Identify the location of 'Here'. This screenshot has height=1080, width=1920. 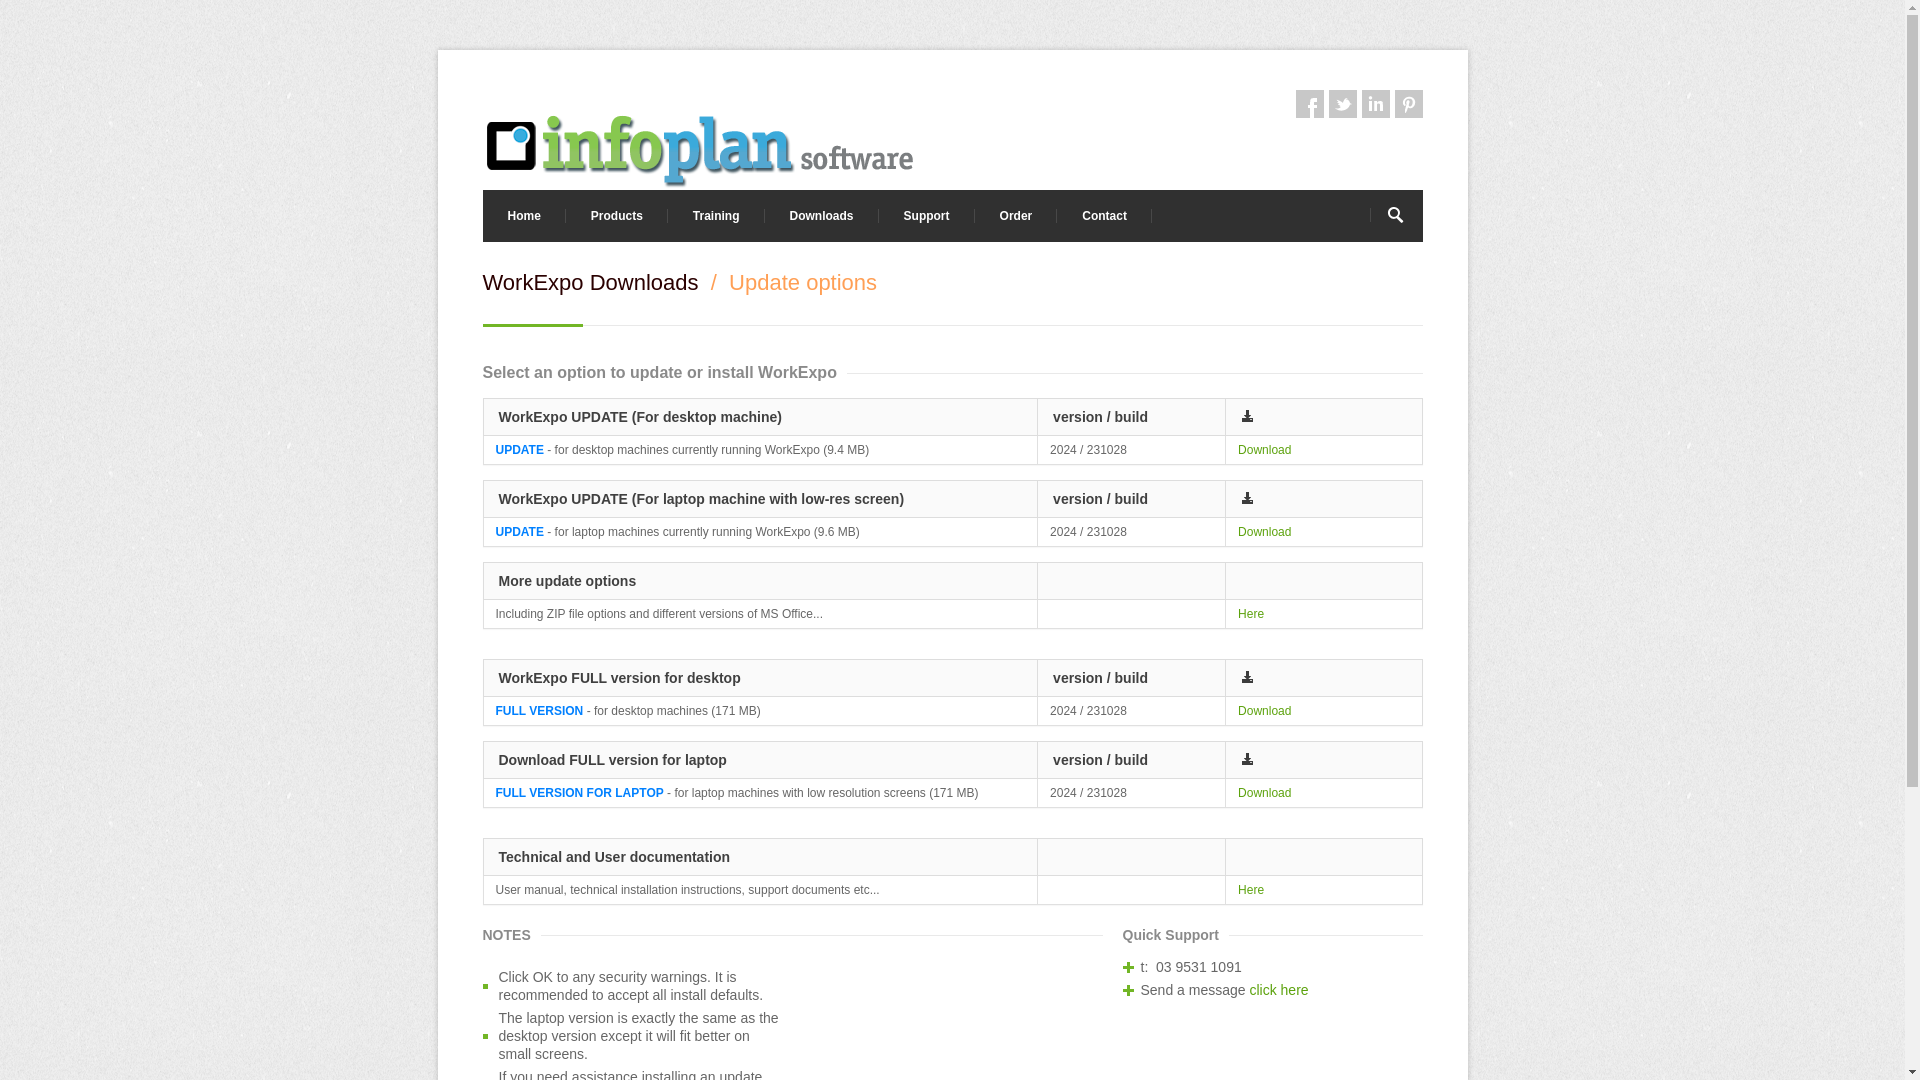
(1237, 889).